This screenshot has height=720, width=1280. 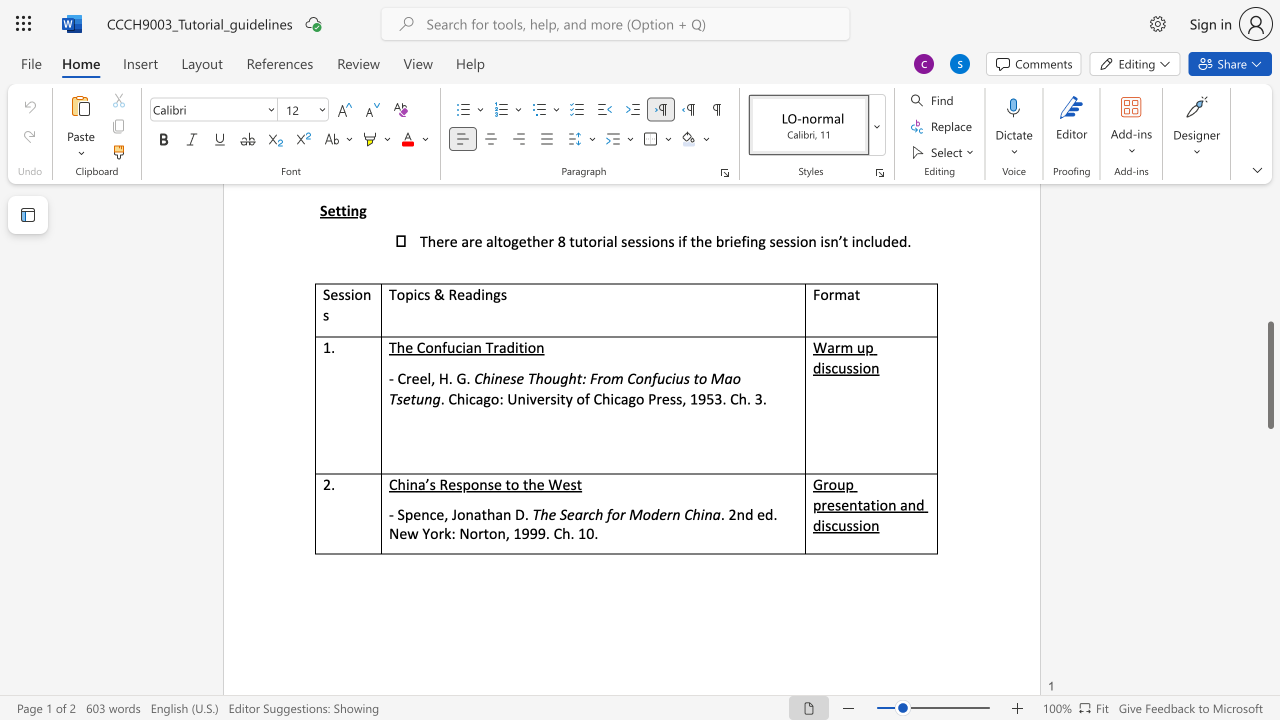 I want to click on the scrollbar to move the content higher, so click(x=1269, y=310).